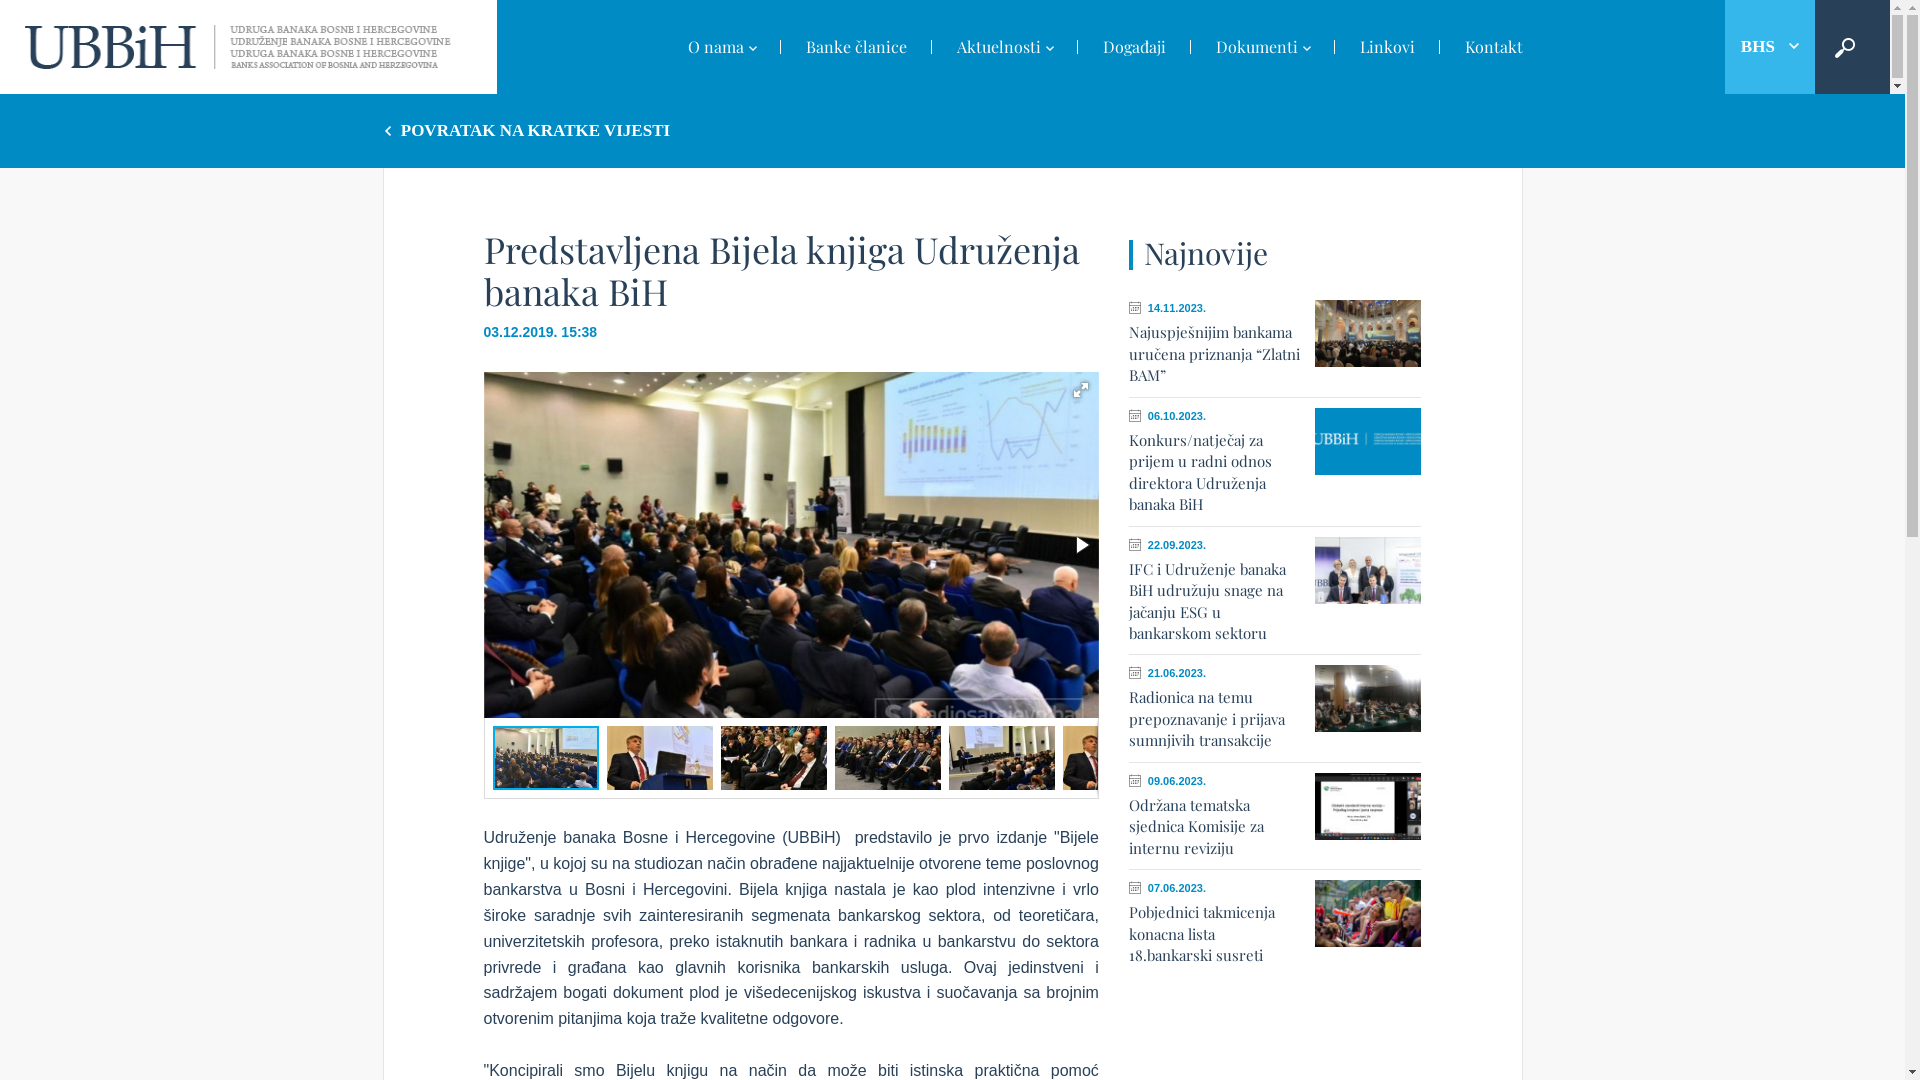 The height and width of the screenshot is (1080, 1920). What do you see at coordinates (1334, 45) in the screenshot?
I see `'Linkovi'` at bounding box center [1334, 45].